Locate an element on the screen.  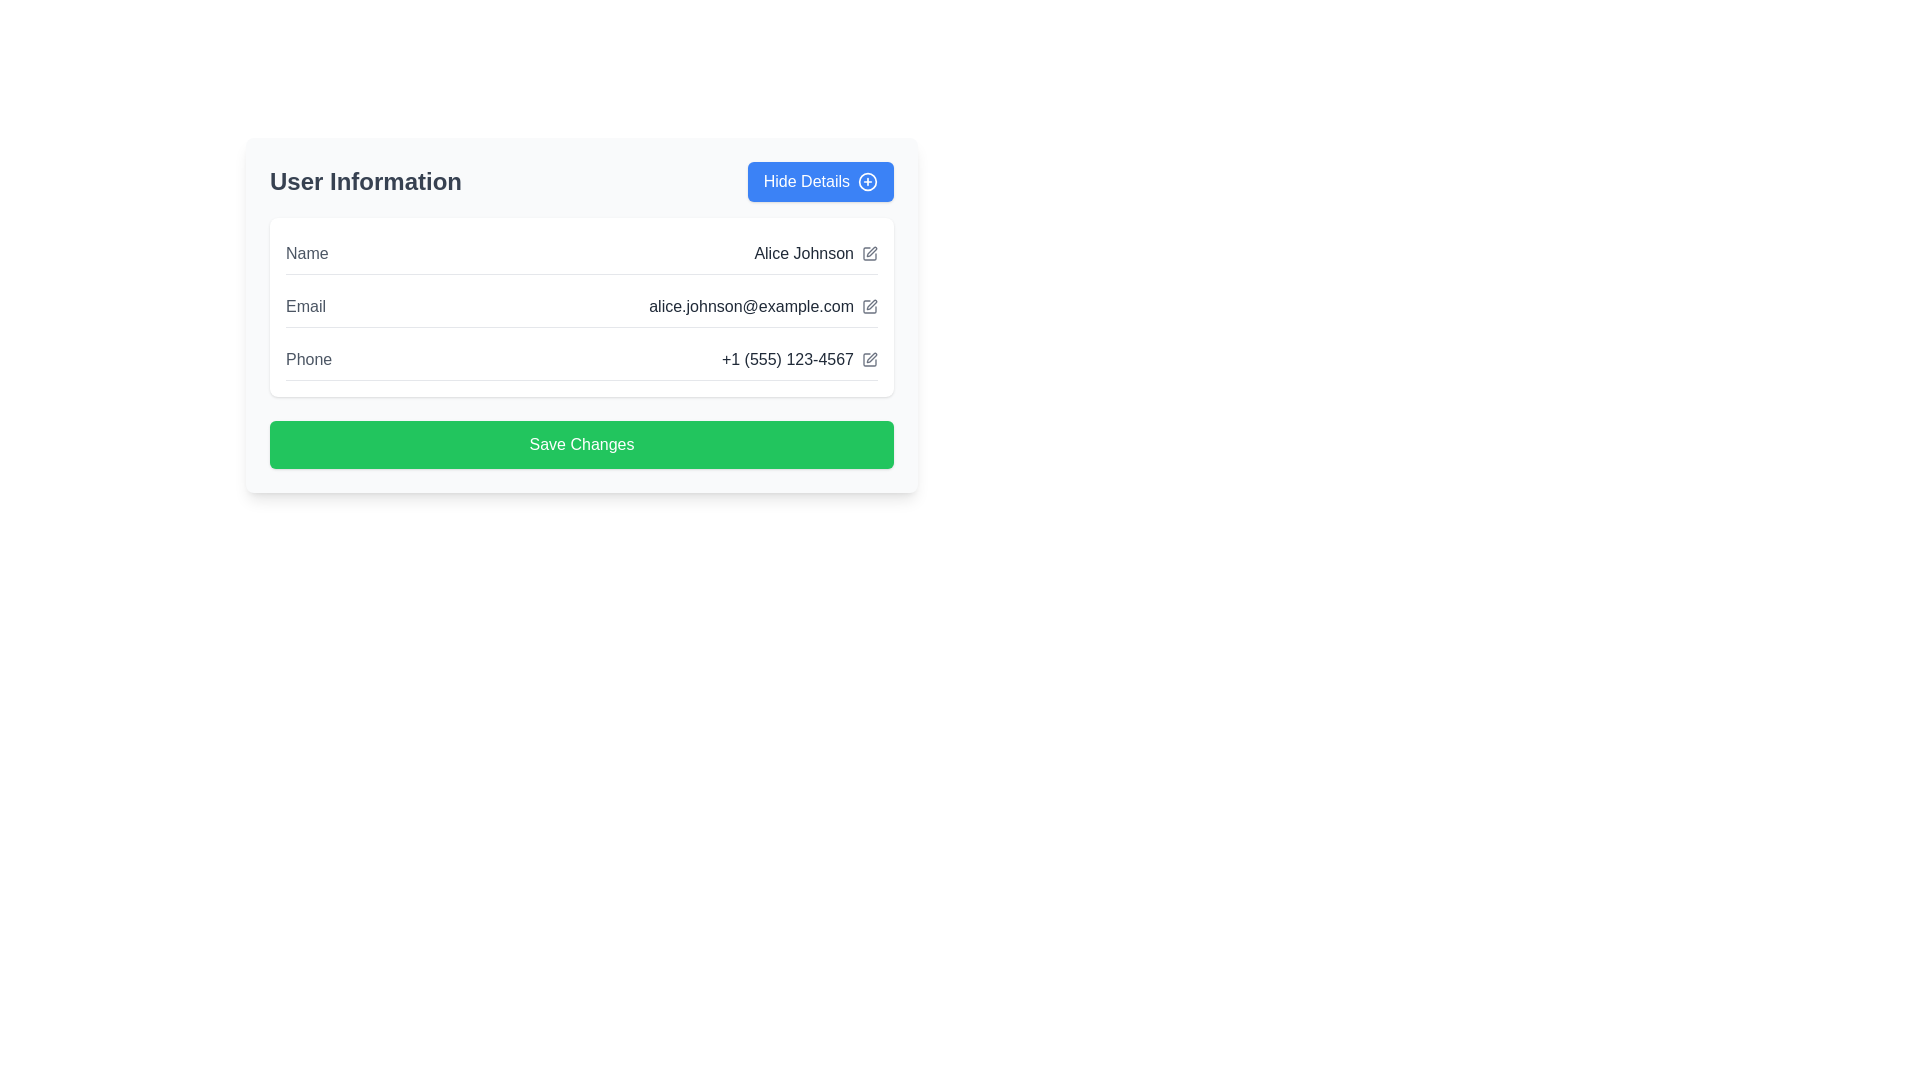
the circular outline of the plus icon graphic component, which contributes to the overall design of the icon next to the 'Hide Details' button is located at coordinates (868, 181).